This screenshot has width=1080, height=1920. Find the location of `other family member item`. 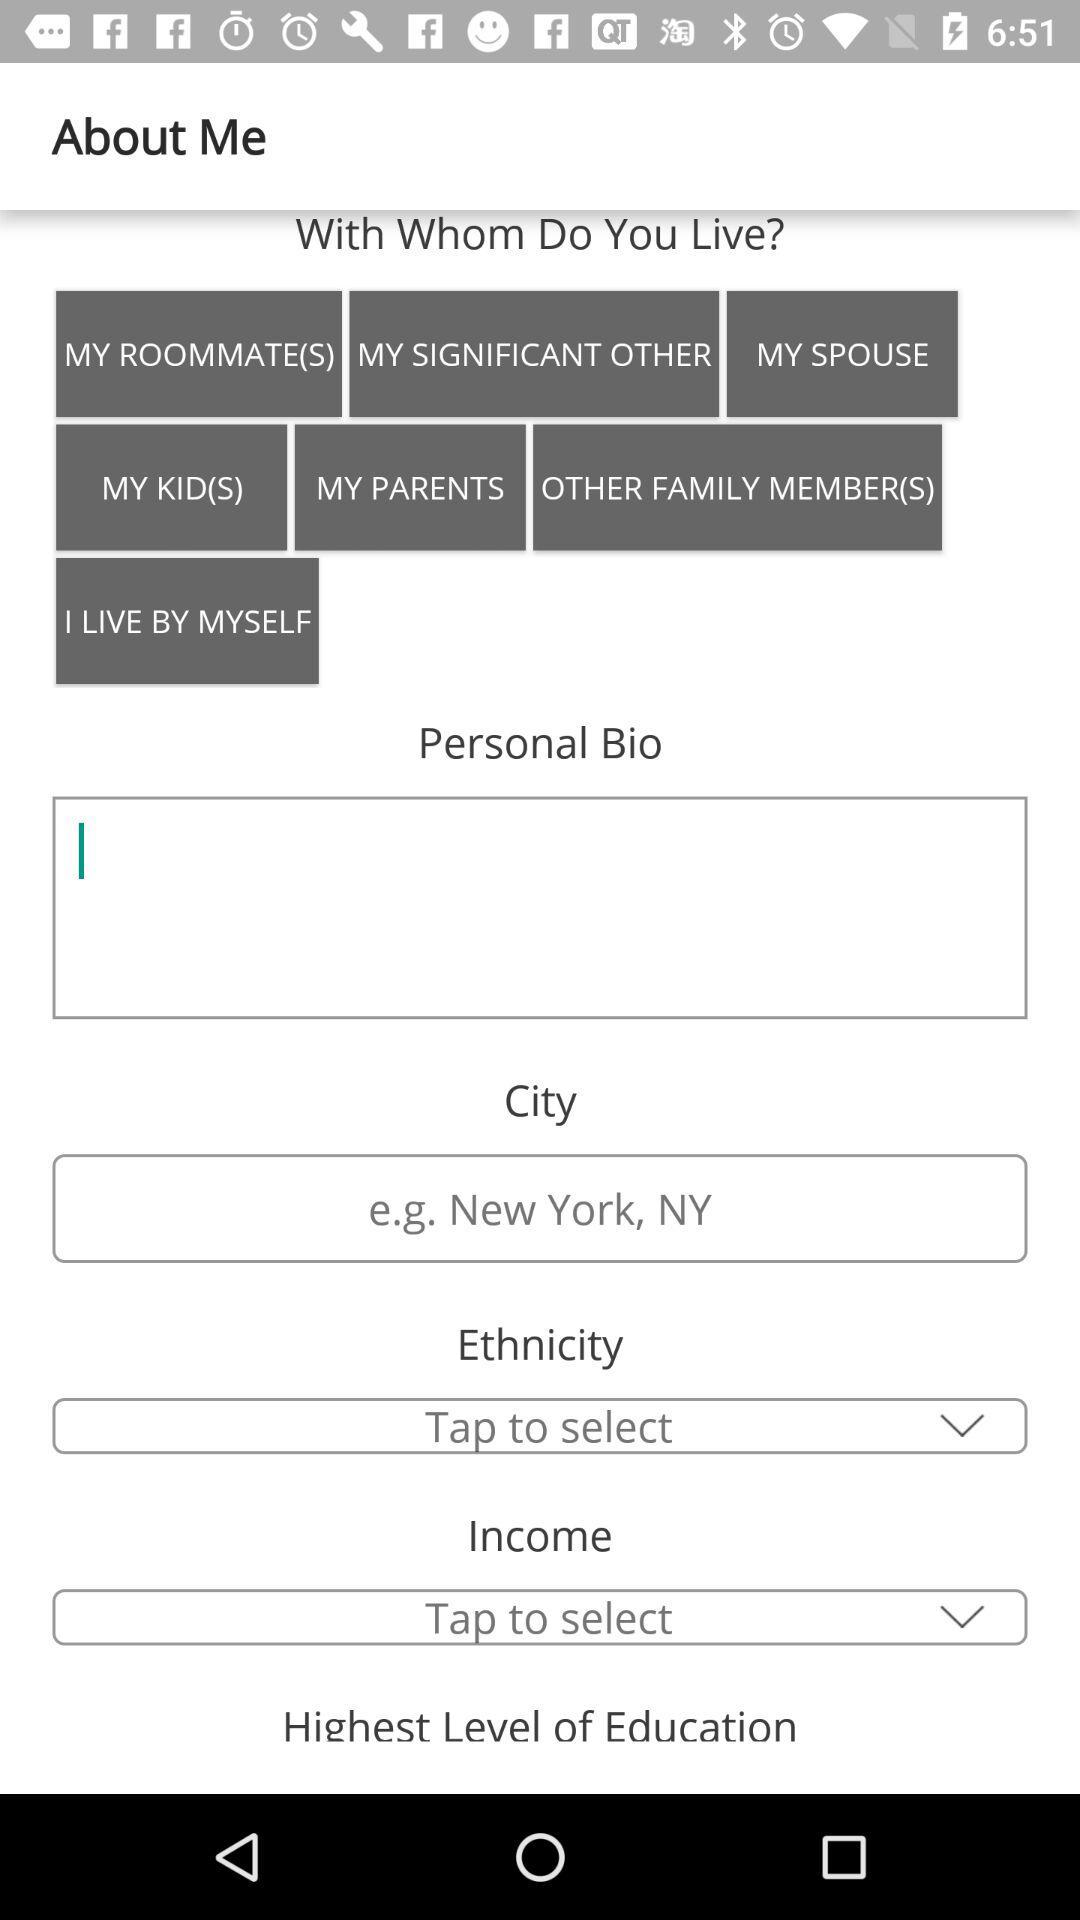

other family member item is located at coordinates (737, 487).